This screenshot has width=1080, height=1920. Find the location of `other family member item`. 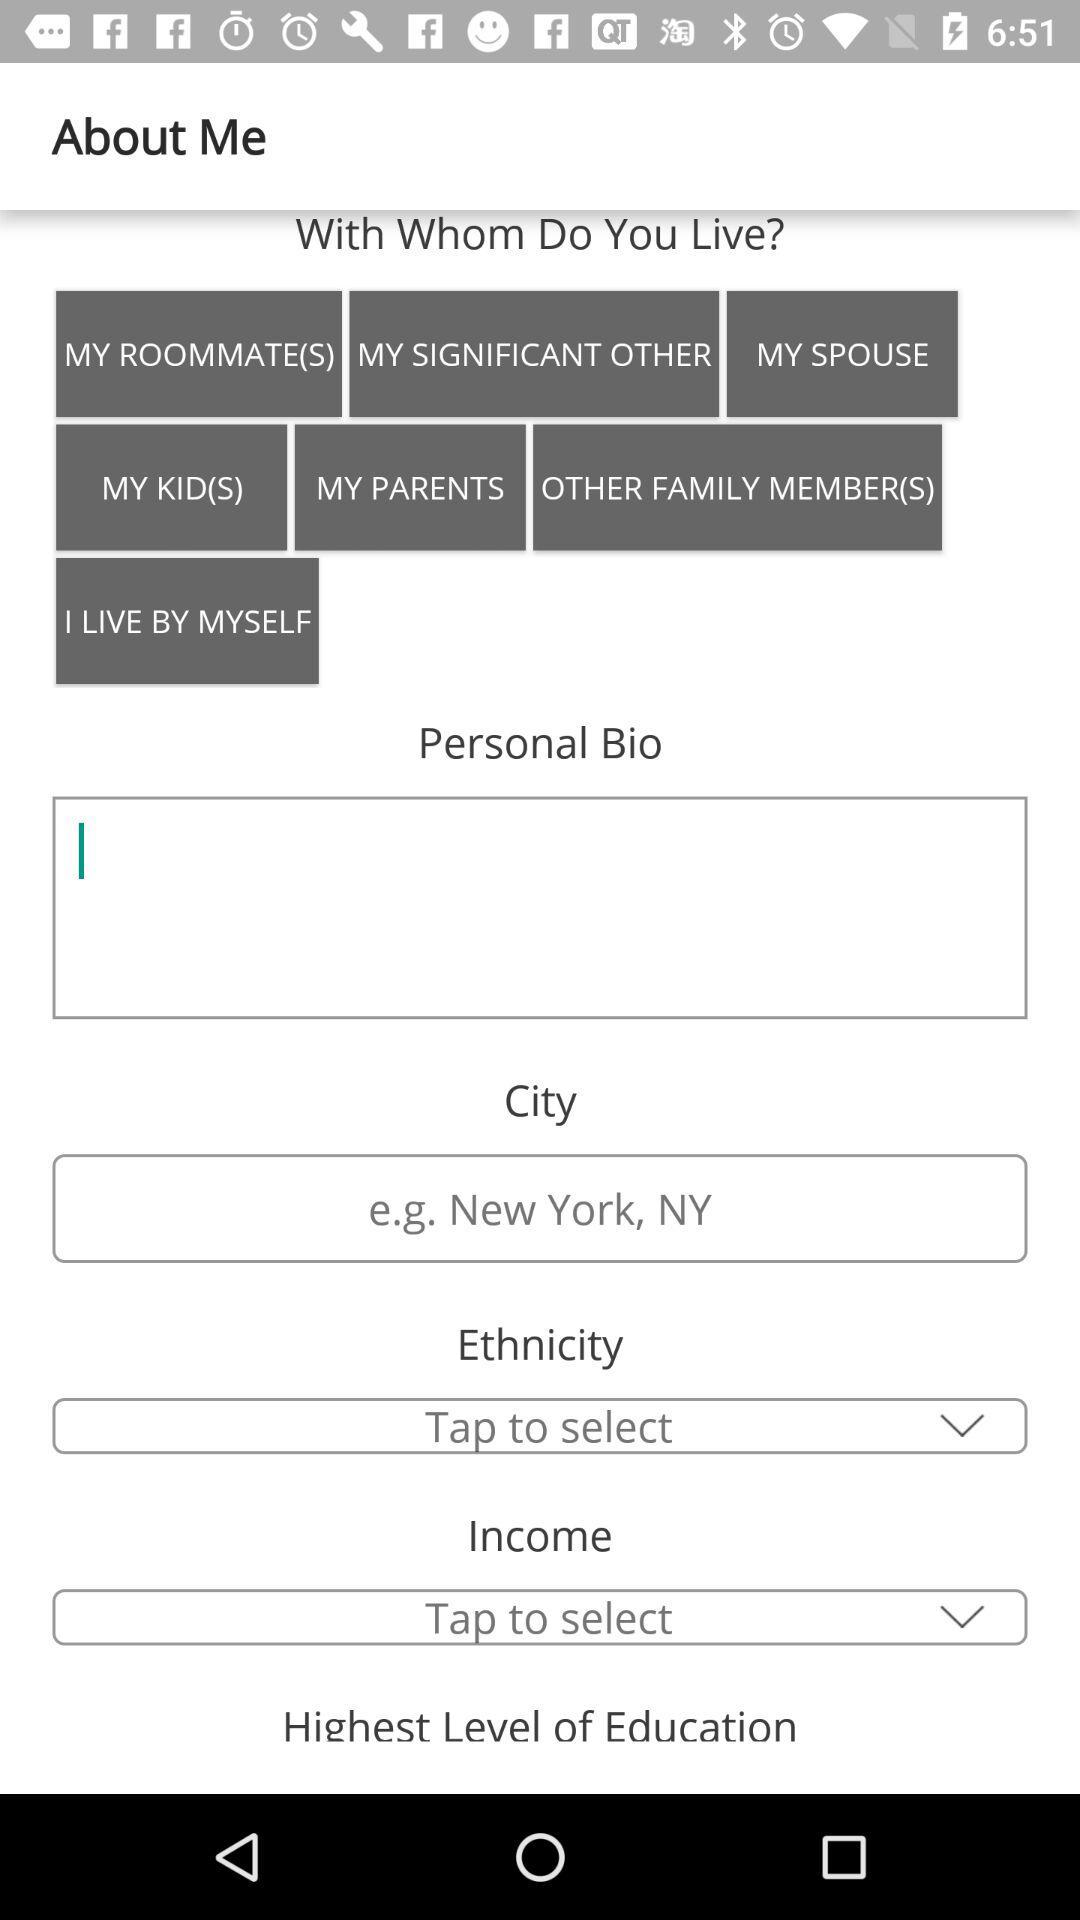

other family member item is located at coordinates (737, 487).